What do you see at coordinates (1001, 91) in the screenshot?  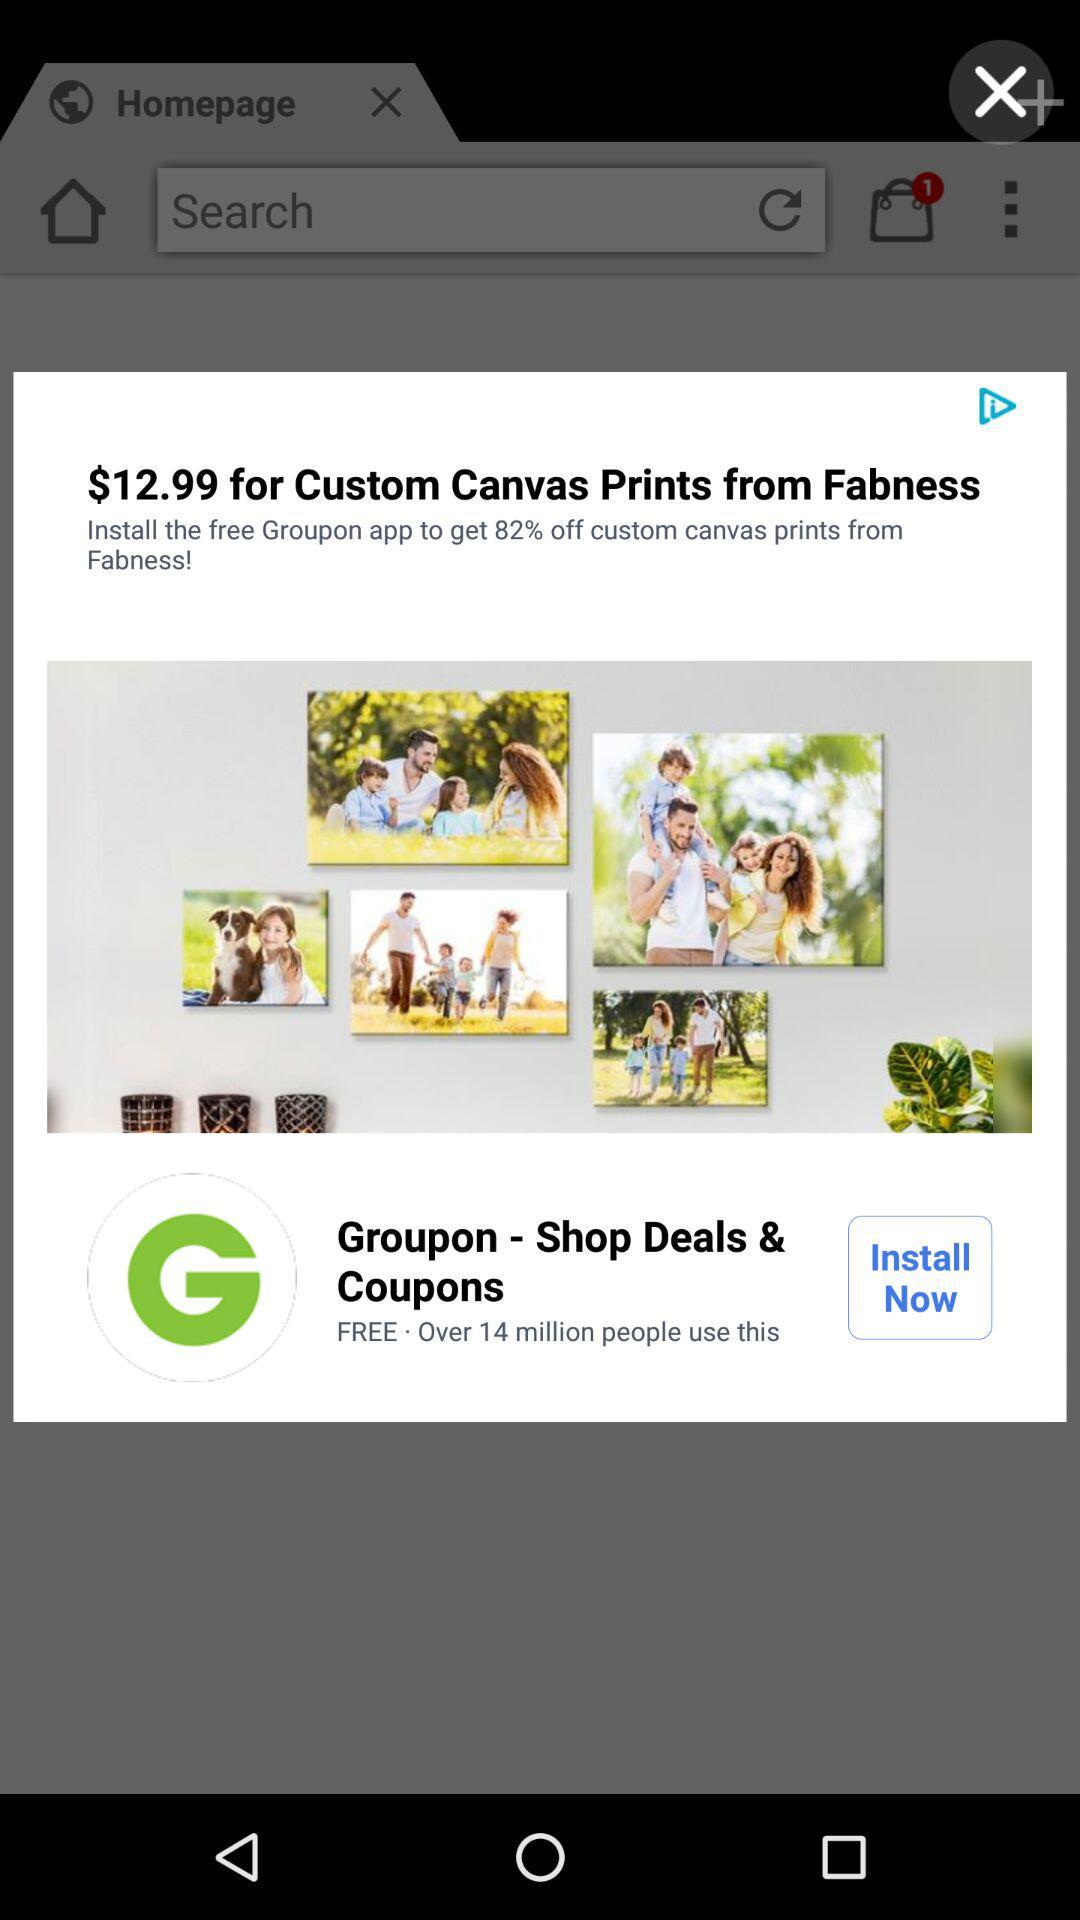 I see `the page` at bounding box center [1001, 91].